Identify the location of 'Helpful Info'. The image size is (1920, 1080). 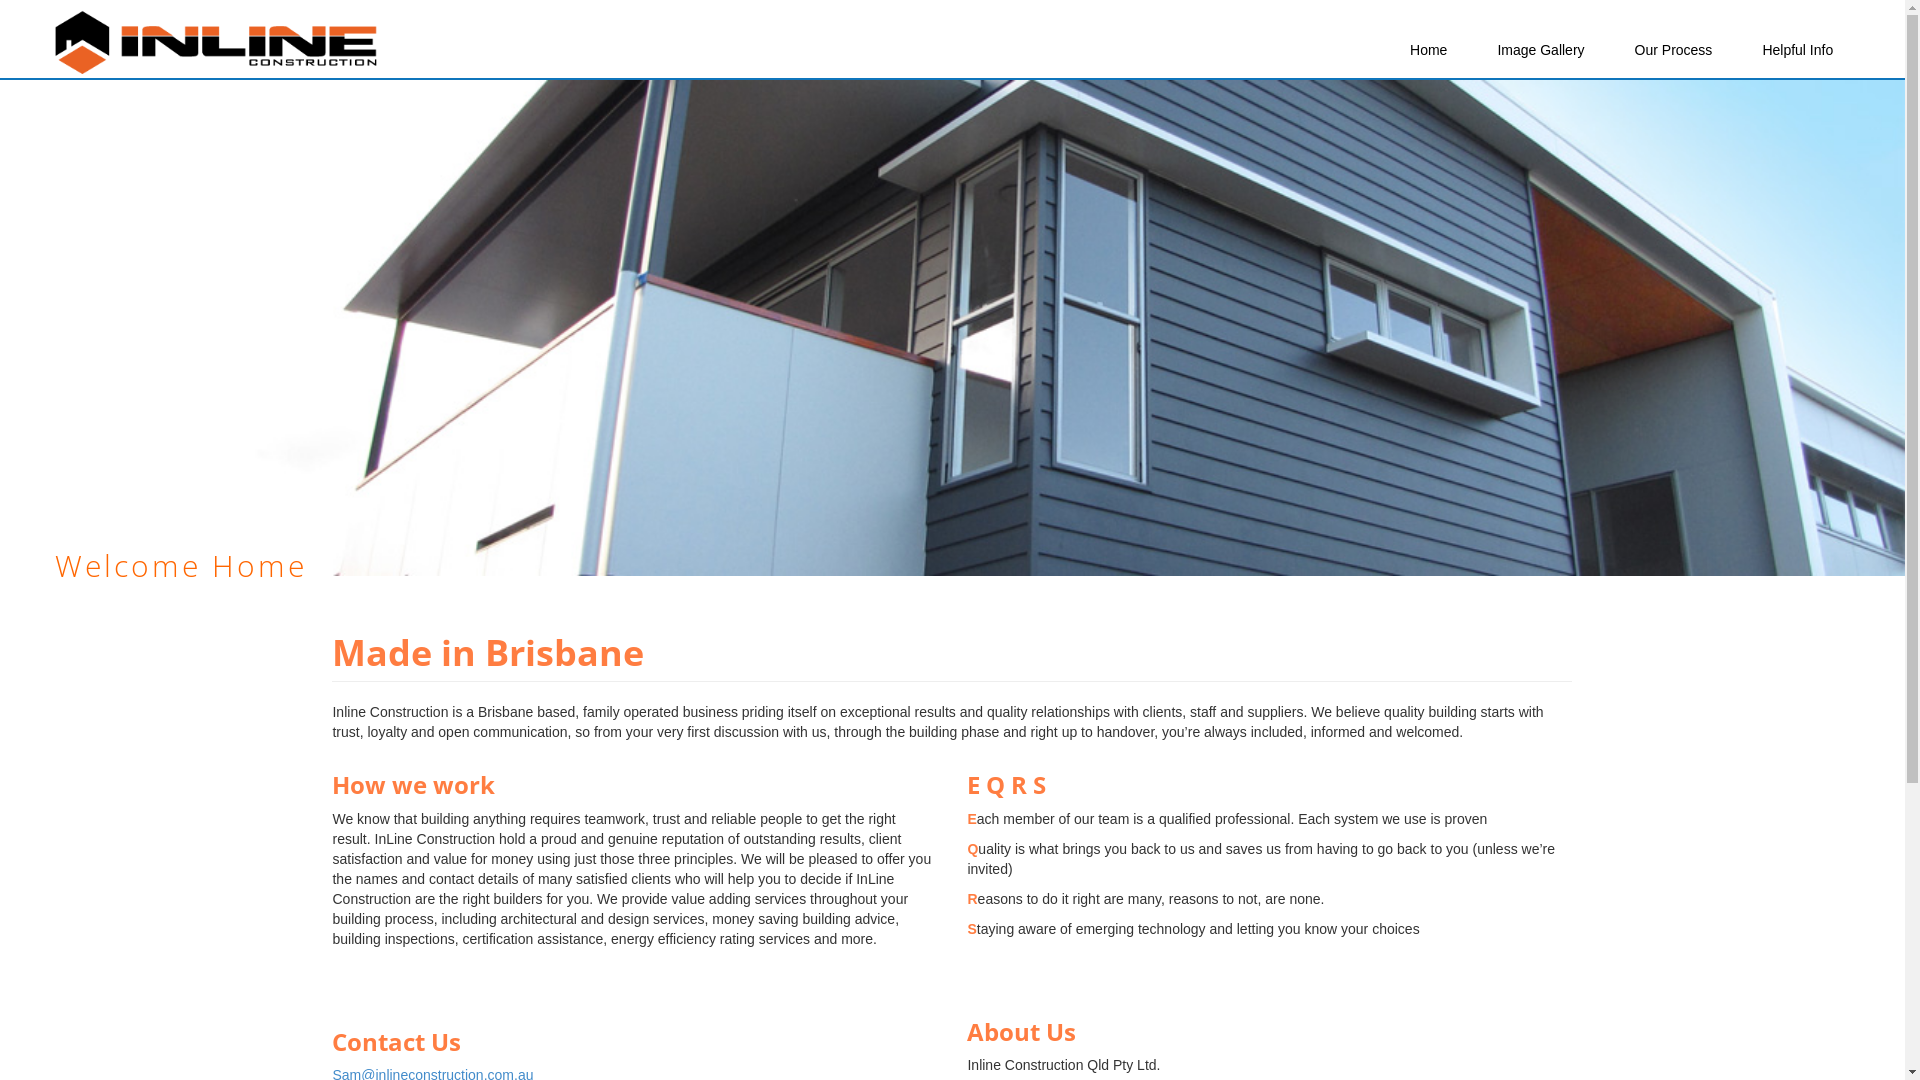
(1797, 49).